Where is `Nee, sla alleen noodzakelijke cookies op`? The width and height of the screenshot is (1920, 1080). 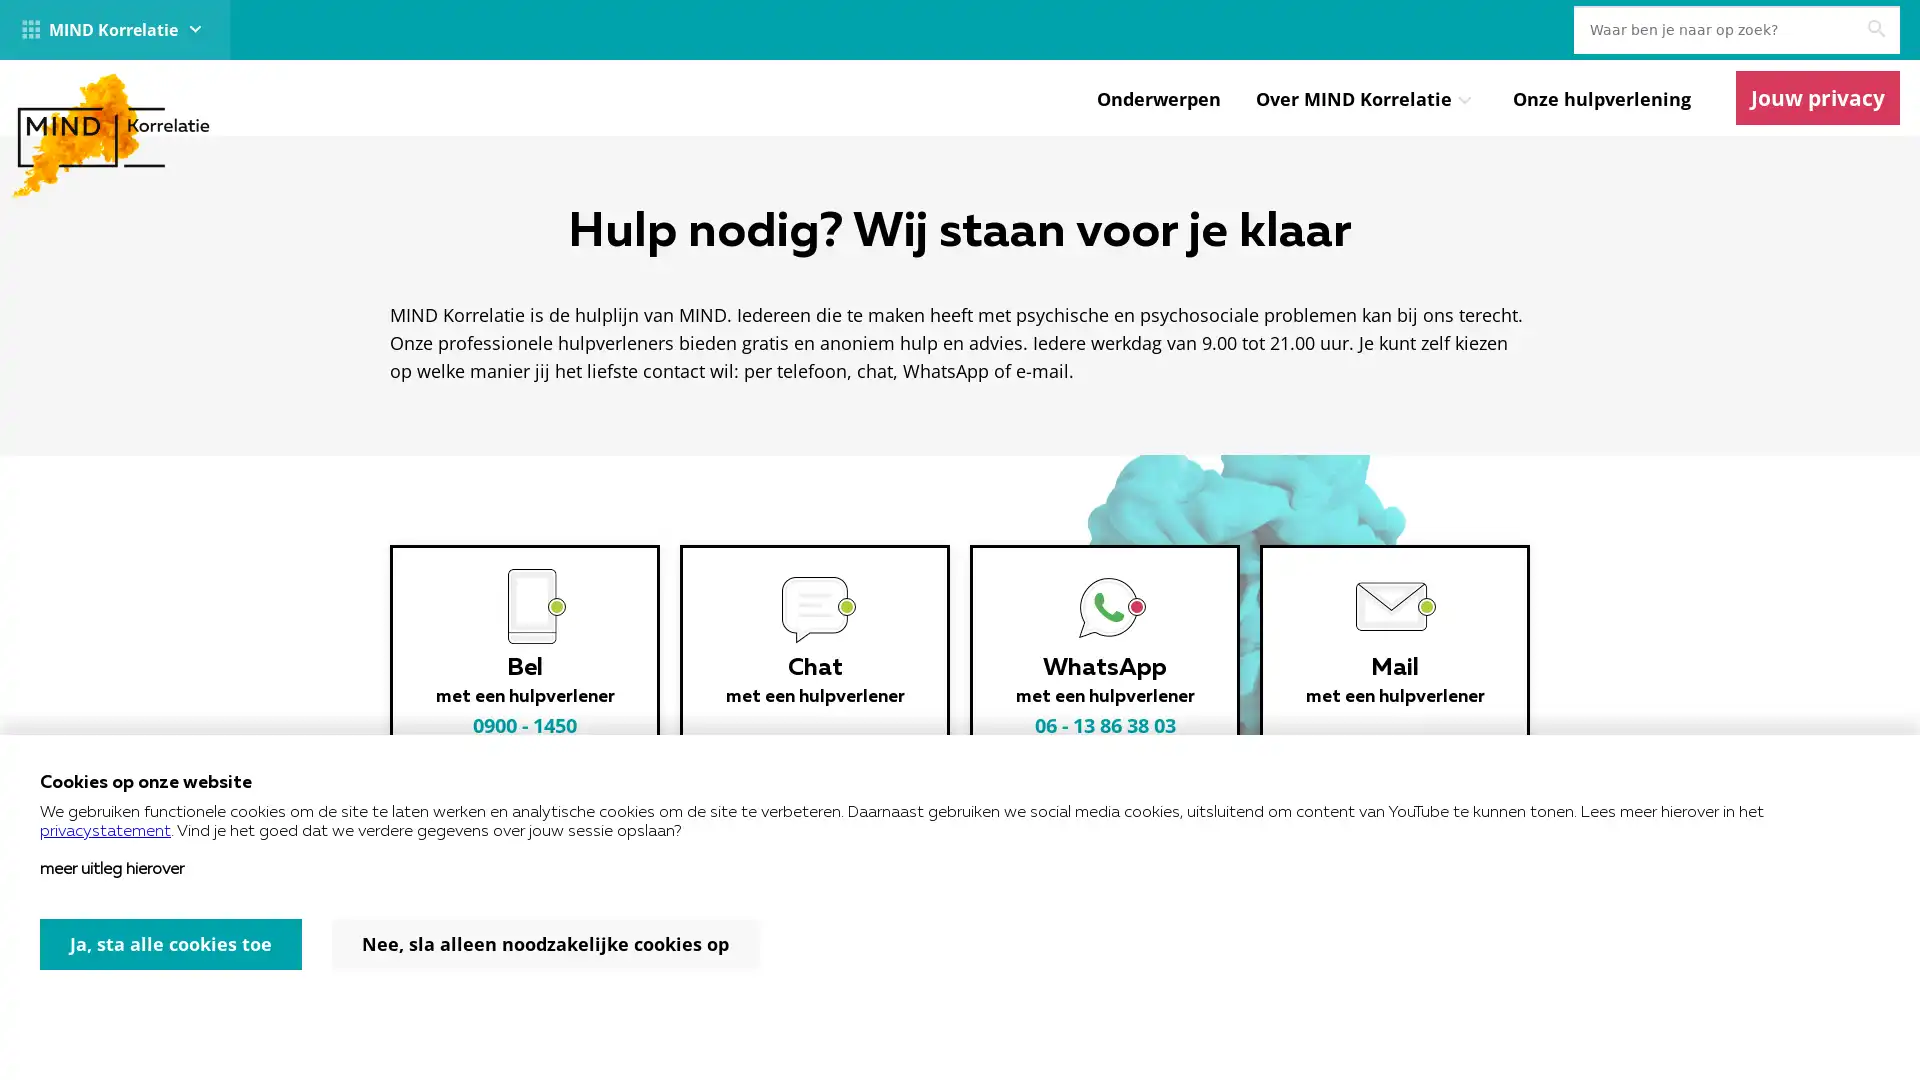 Nee, sla alleen noodzakelijke cookies op is located at coordinates (545, 944).